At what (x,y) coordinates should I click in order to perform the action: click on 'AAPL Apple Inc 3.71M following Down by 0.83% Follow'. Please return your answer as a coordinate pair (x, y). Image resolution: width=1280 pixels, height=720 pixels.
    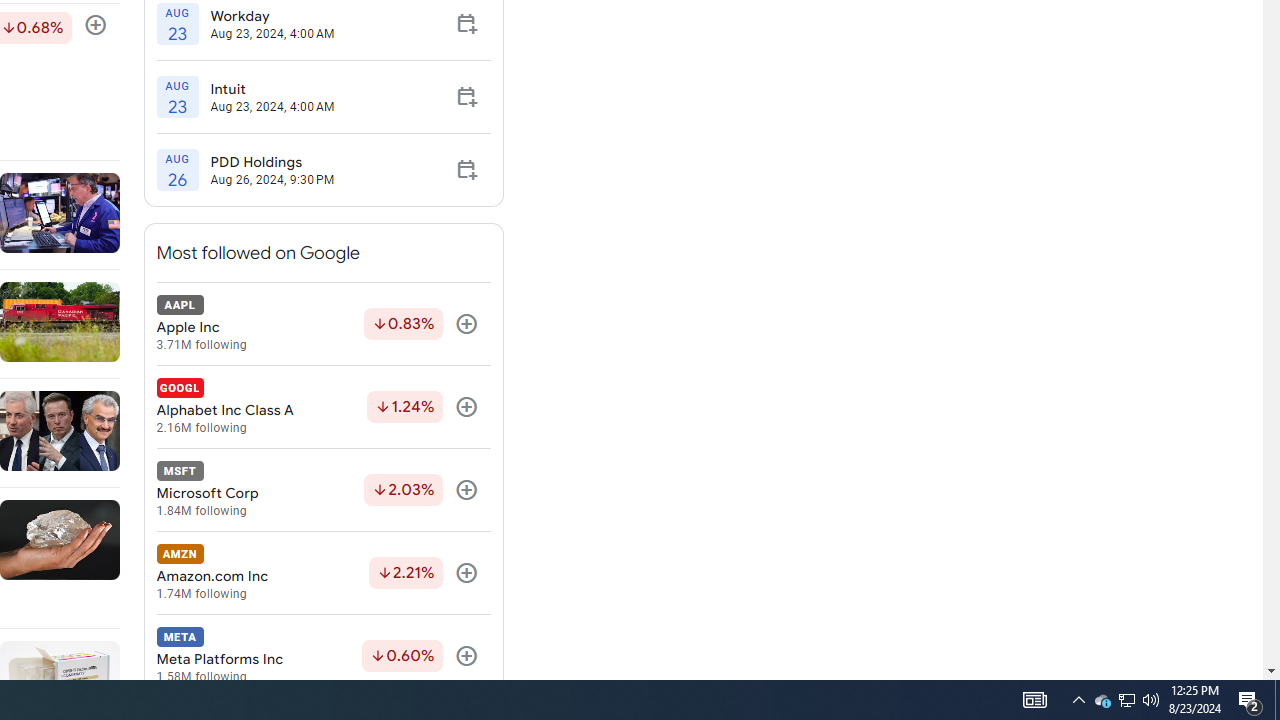
    Looking at the image, I should click on (323, 323).